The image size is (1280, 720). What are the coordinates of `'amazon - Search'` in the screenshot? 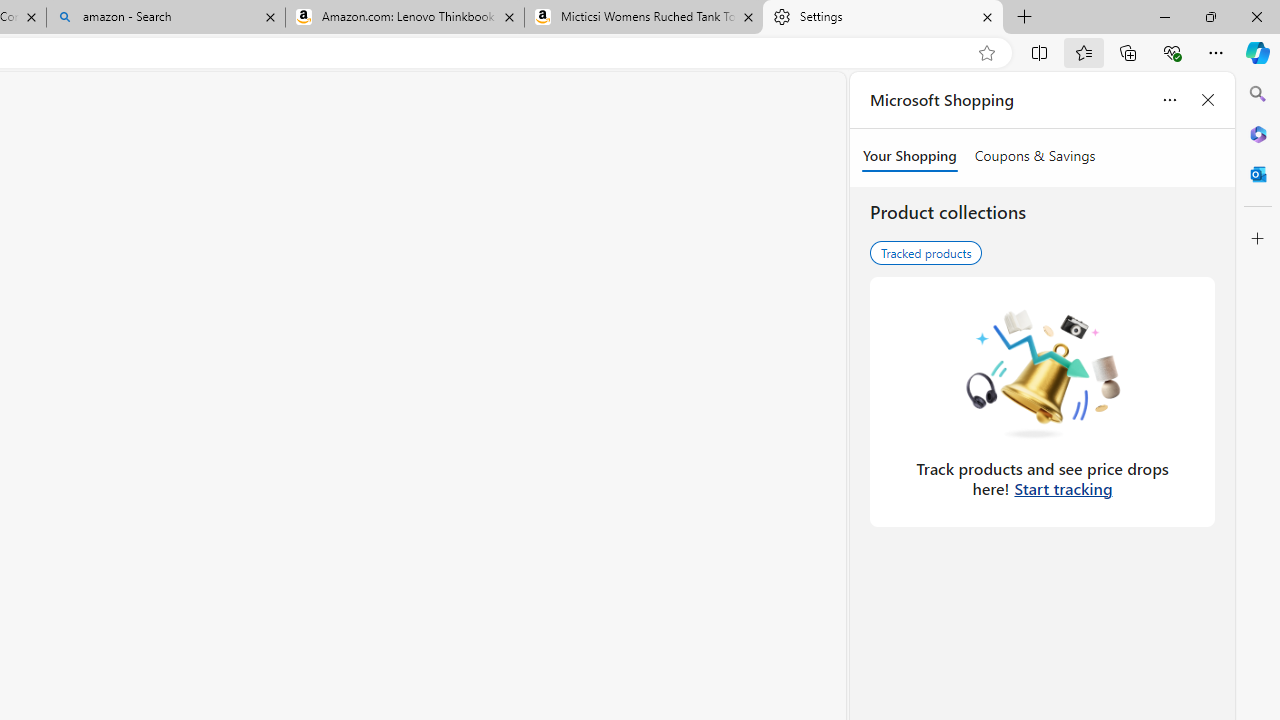 It's located at (166, 17).